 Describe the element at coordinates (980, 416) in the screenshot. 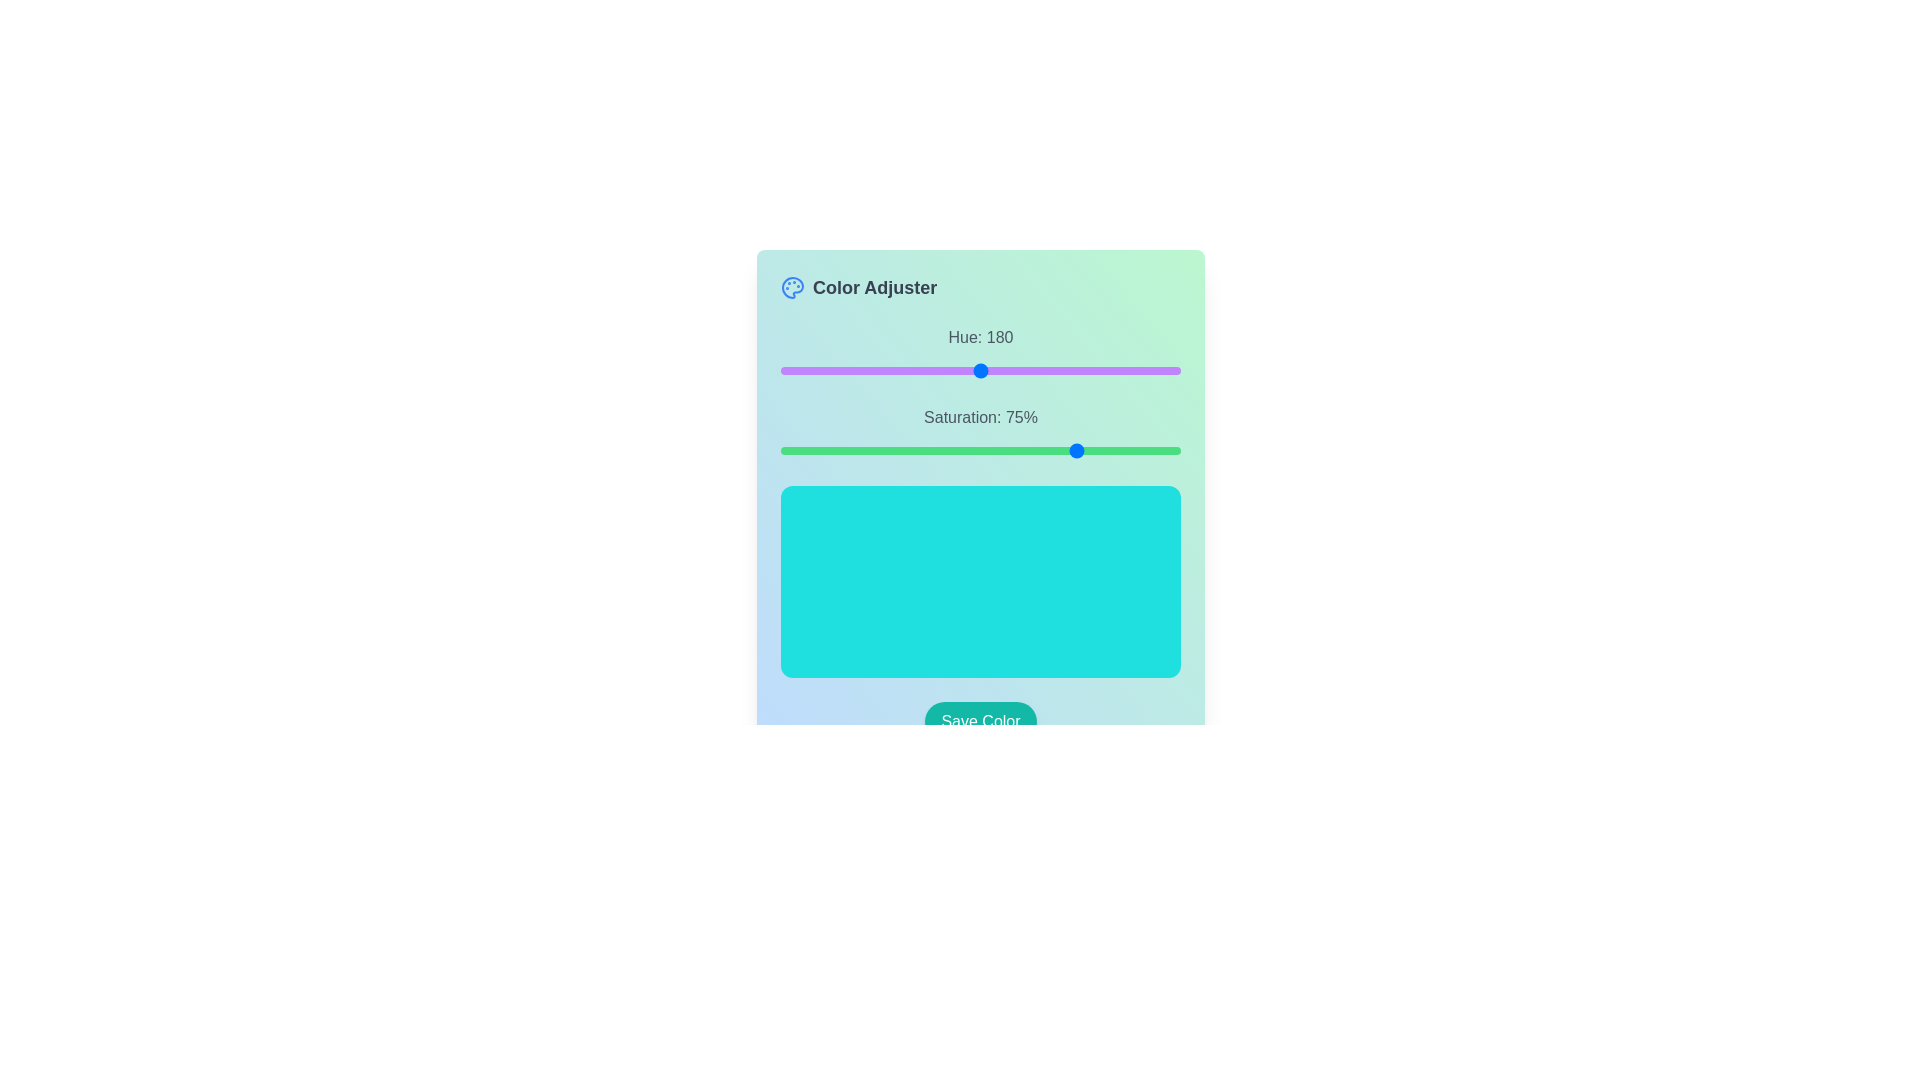

I see `displayed saturation value from the static text label showing 'Saturation: 75%', which is located under the 'Hue: 180' label and above a green slider` at that location.